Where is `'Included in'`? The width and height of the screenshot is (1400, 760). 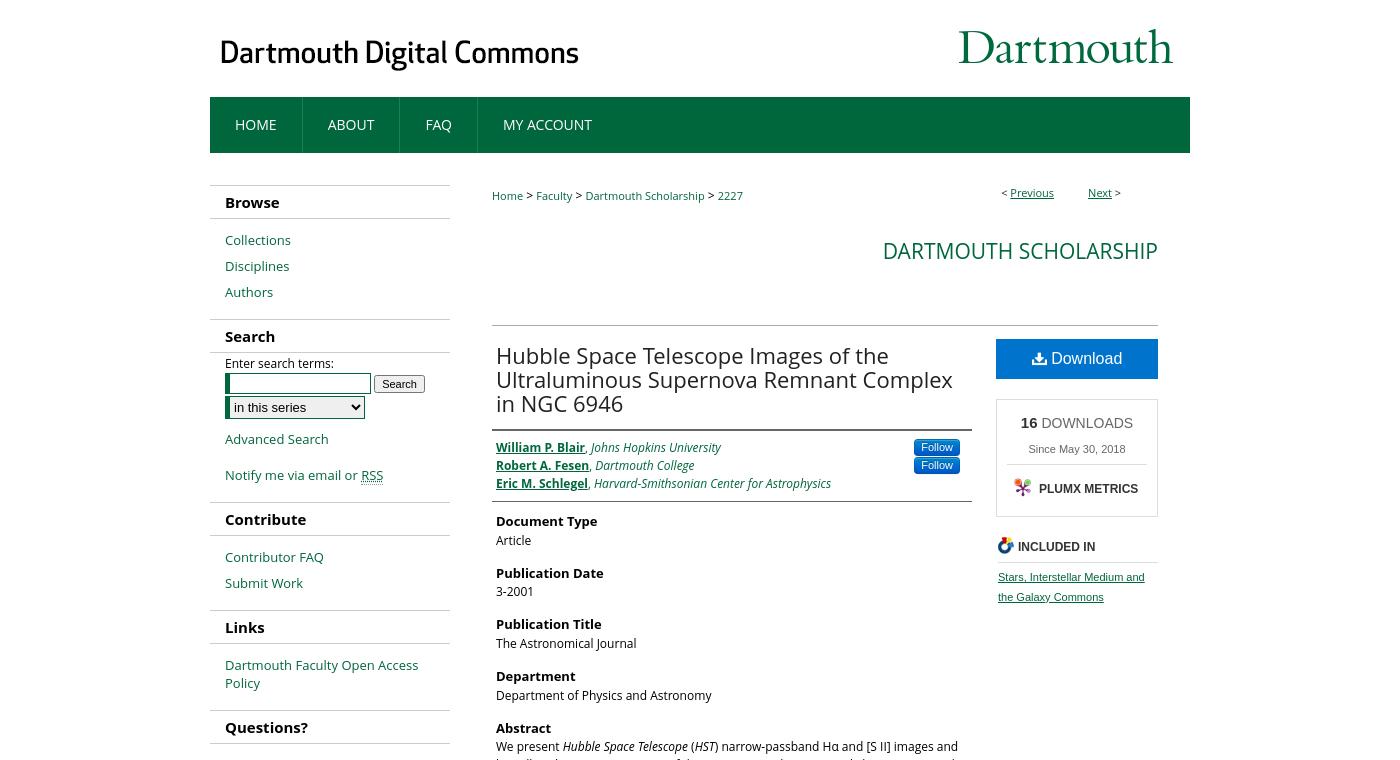 'Included in' is located at coordinates (1056, 545).